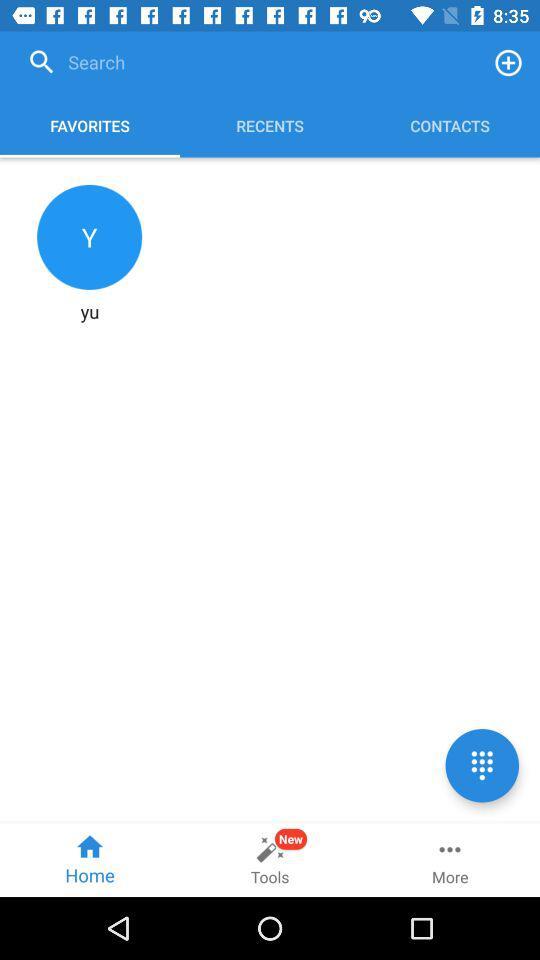  What do you see at coordinates (508, 62) in the screenshot?
I see `contact` at bounding box center [508, 62].